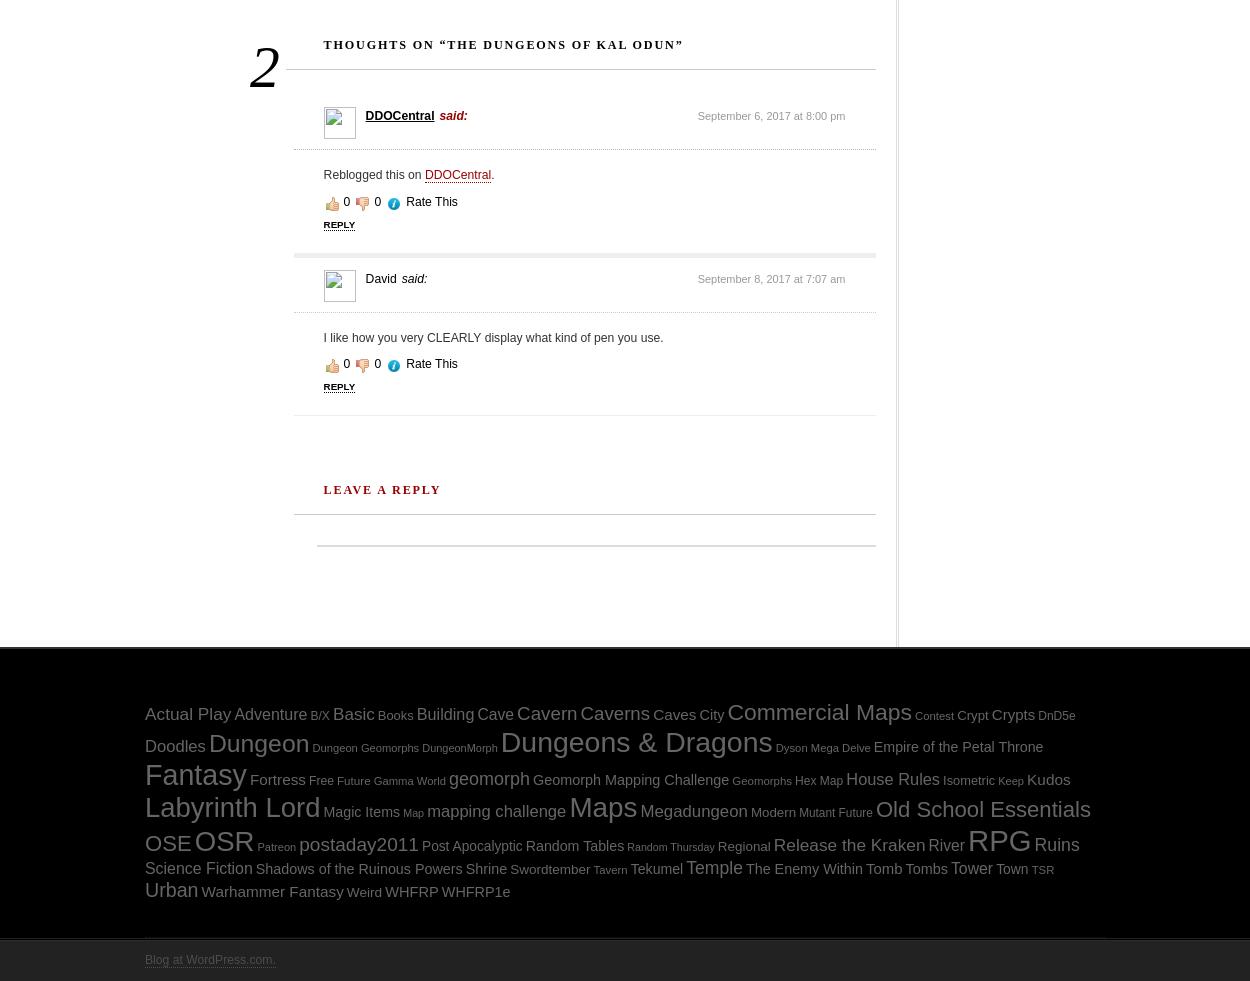  I want to click on 'Caverns', so click(614, 713).